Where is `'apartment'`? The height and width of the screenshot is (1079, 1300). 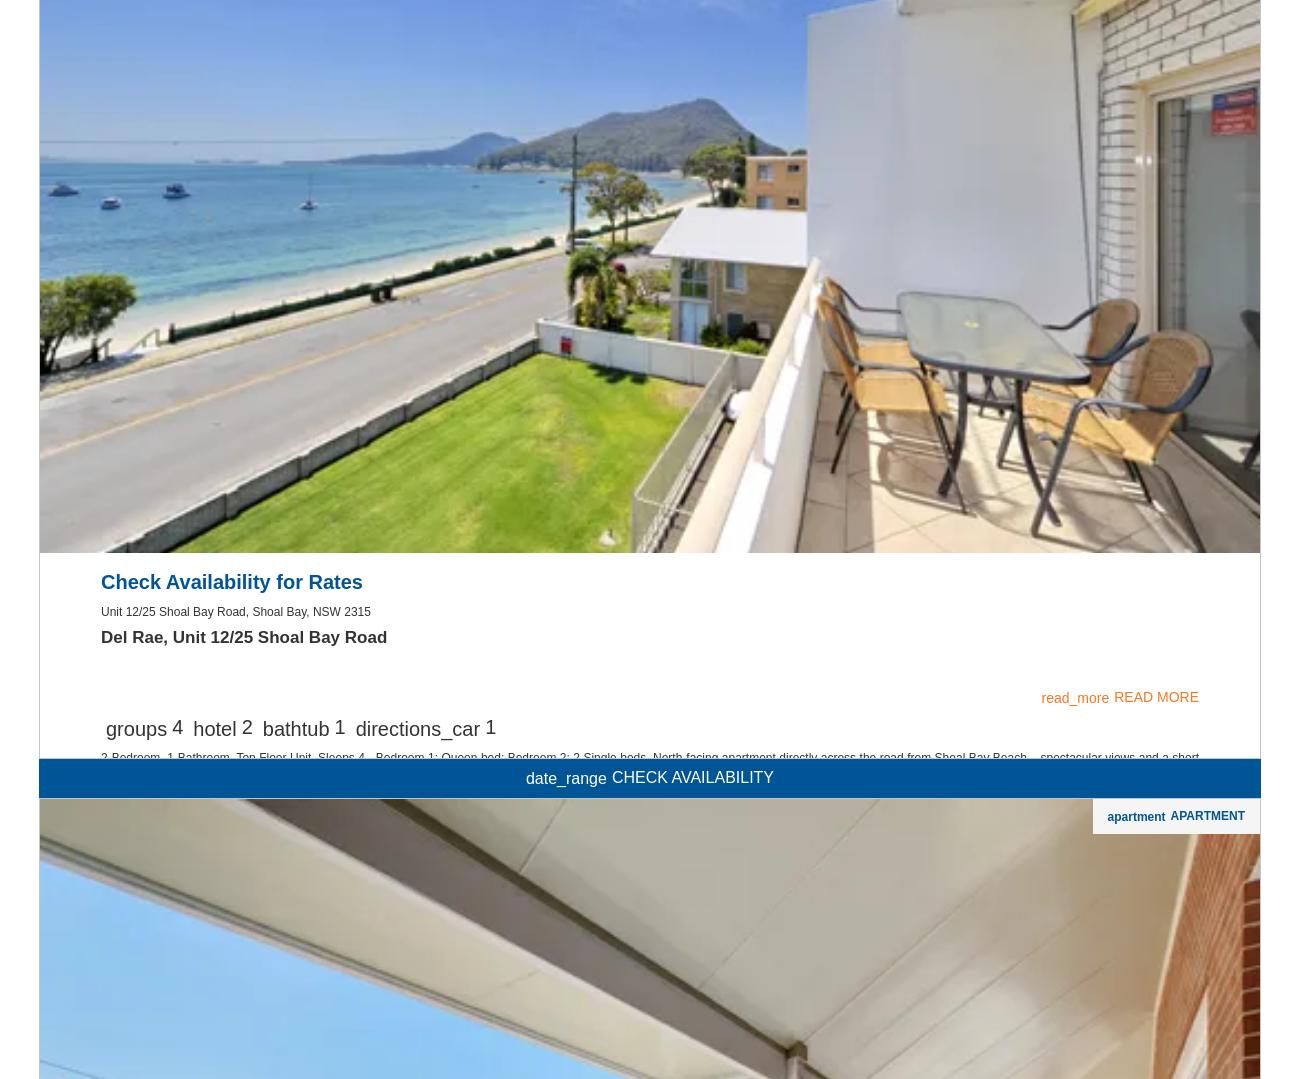 'apartment' is located at coordinates (1134, 29).